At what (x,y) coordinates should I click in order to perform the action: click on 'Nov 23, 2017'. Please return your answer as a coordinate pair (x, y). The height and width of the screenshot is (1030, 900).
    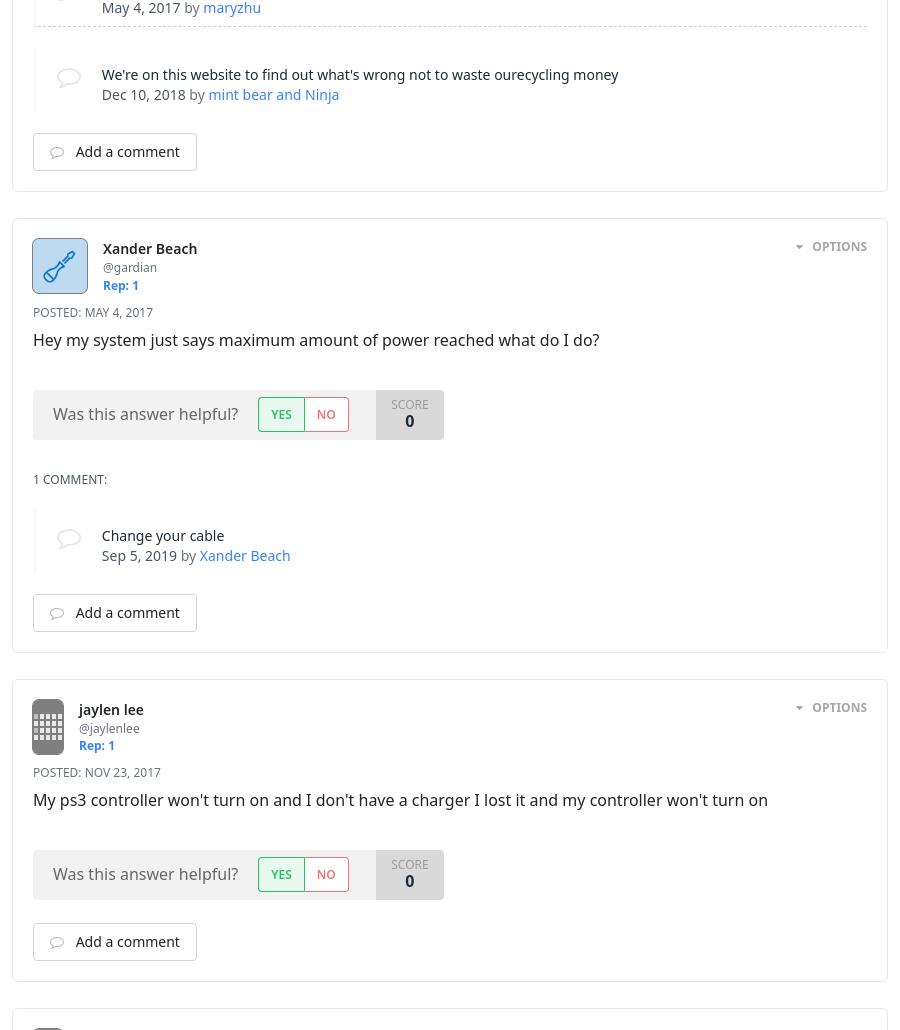
    Looking at the image, I should click on (122, 772).